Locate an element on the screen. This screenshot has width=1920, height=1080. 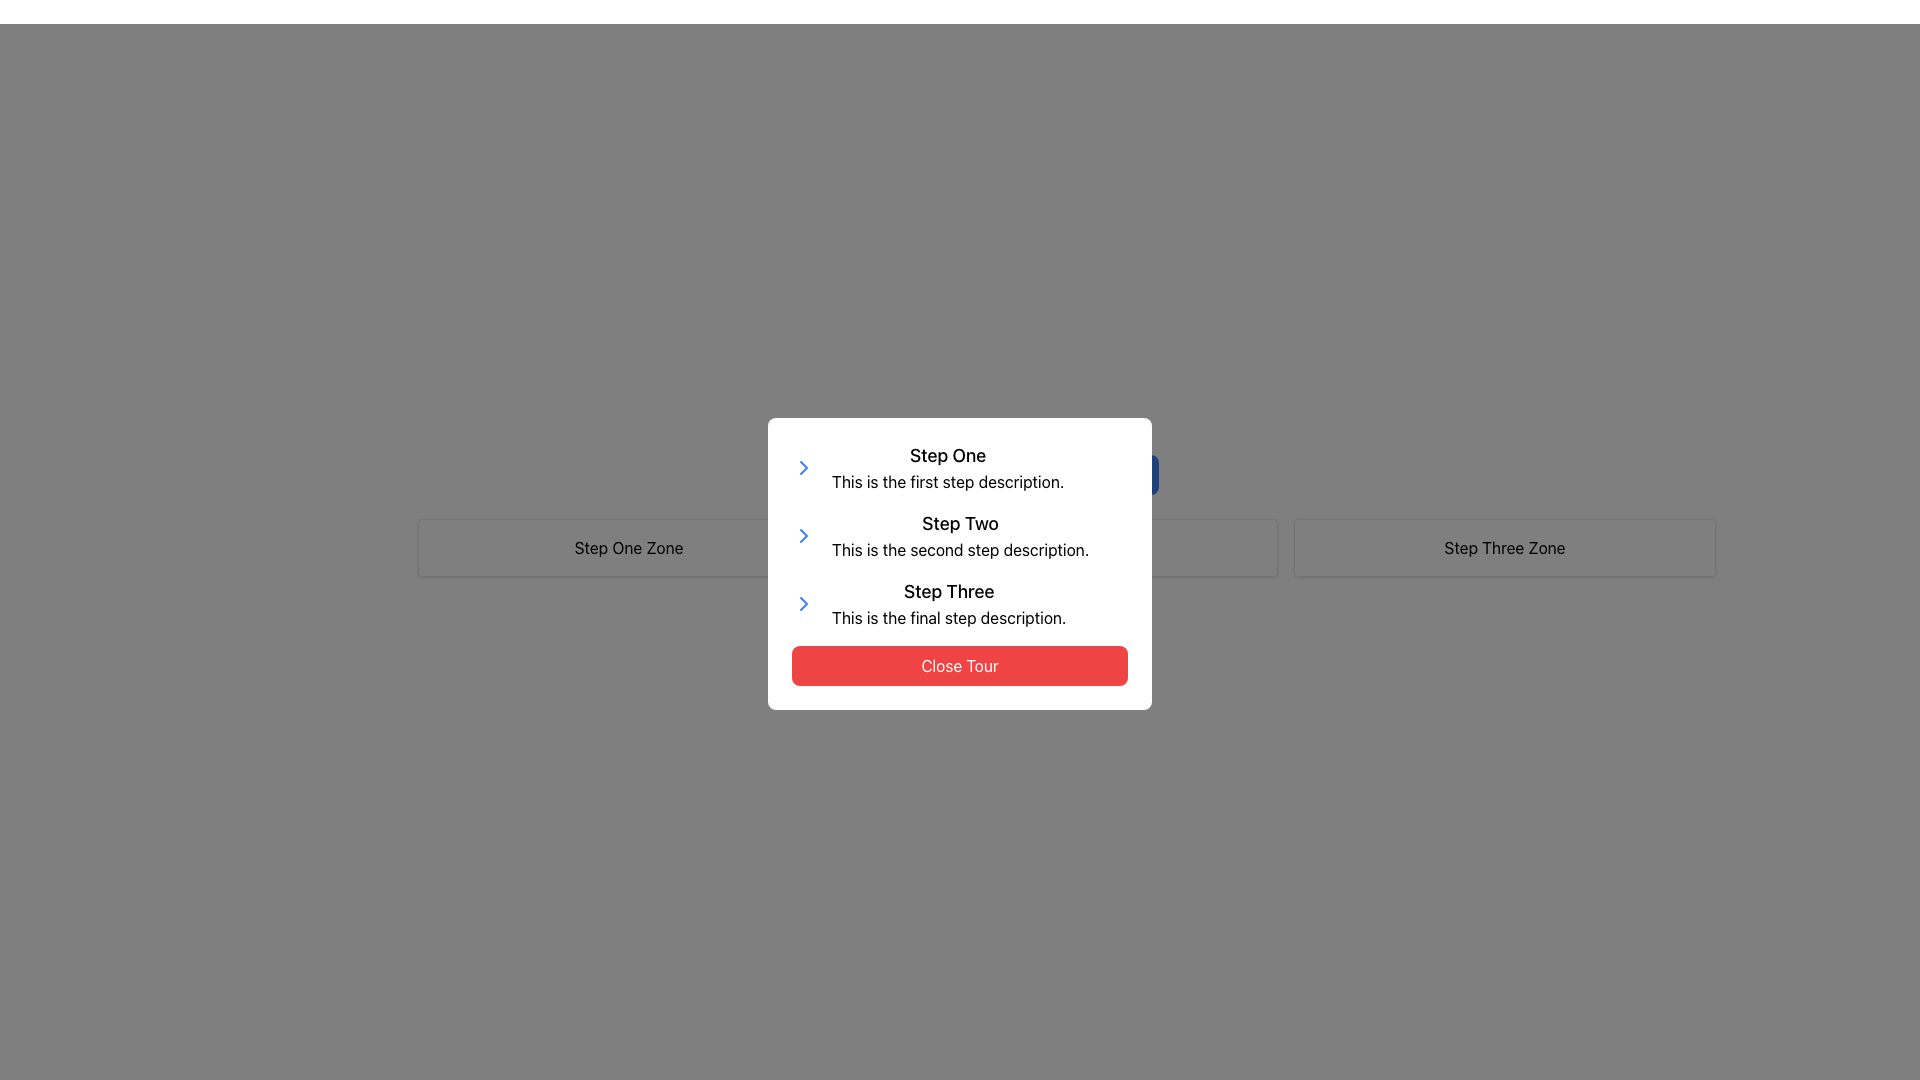
the Text Block that provides the title and description for the first step of a guided tutorial, located at the topmost position within a vertical stack of similar components is located at coordinates (947, 467).